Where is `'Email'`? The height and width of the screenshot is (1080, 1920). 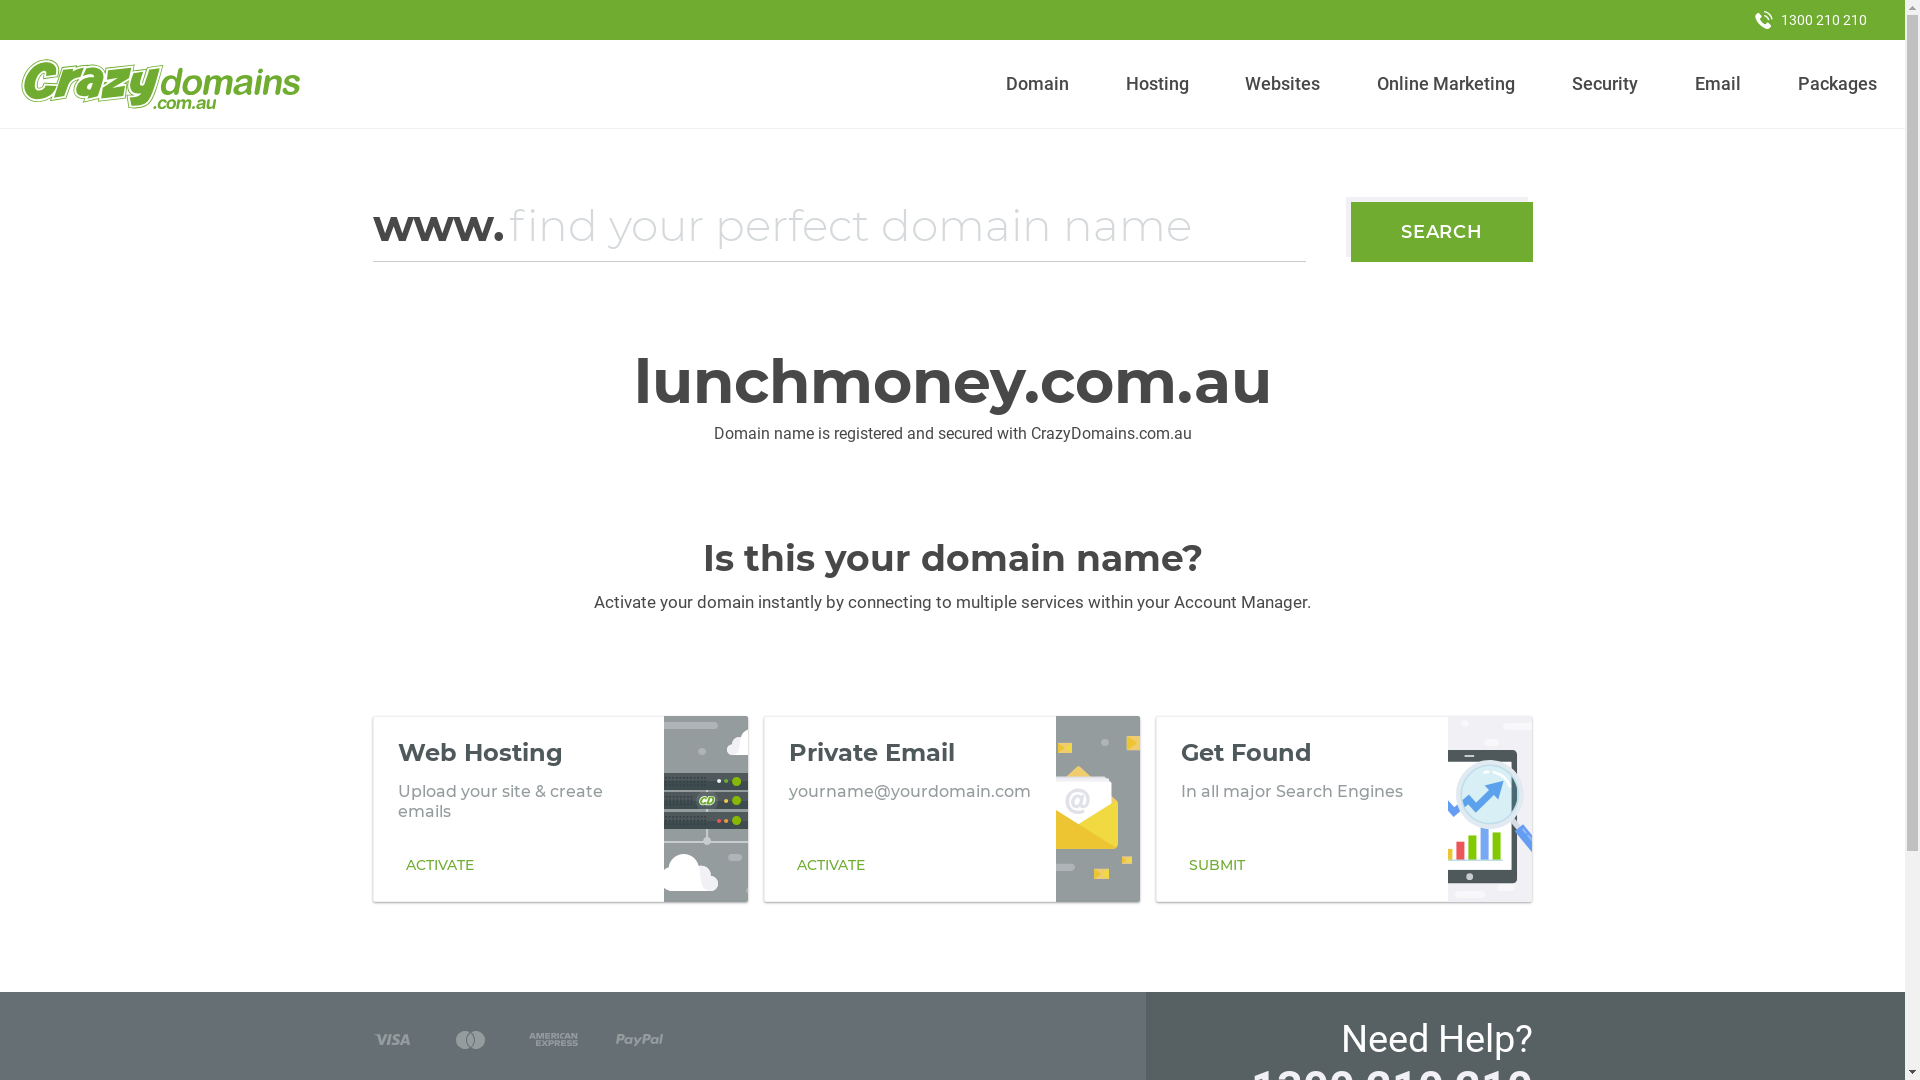
'Email' is located at coordinates (1716, 83).